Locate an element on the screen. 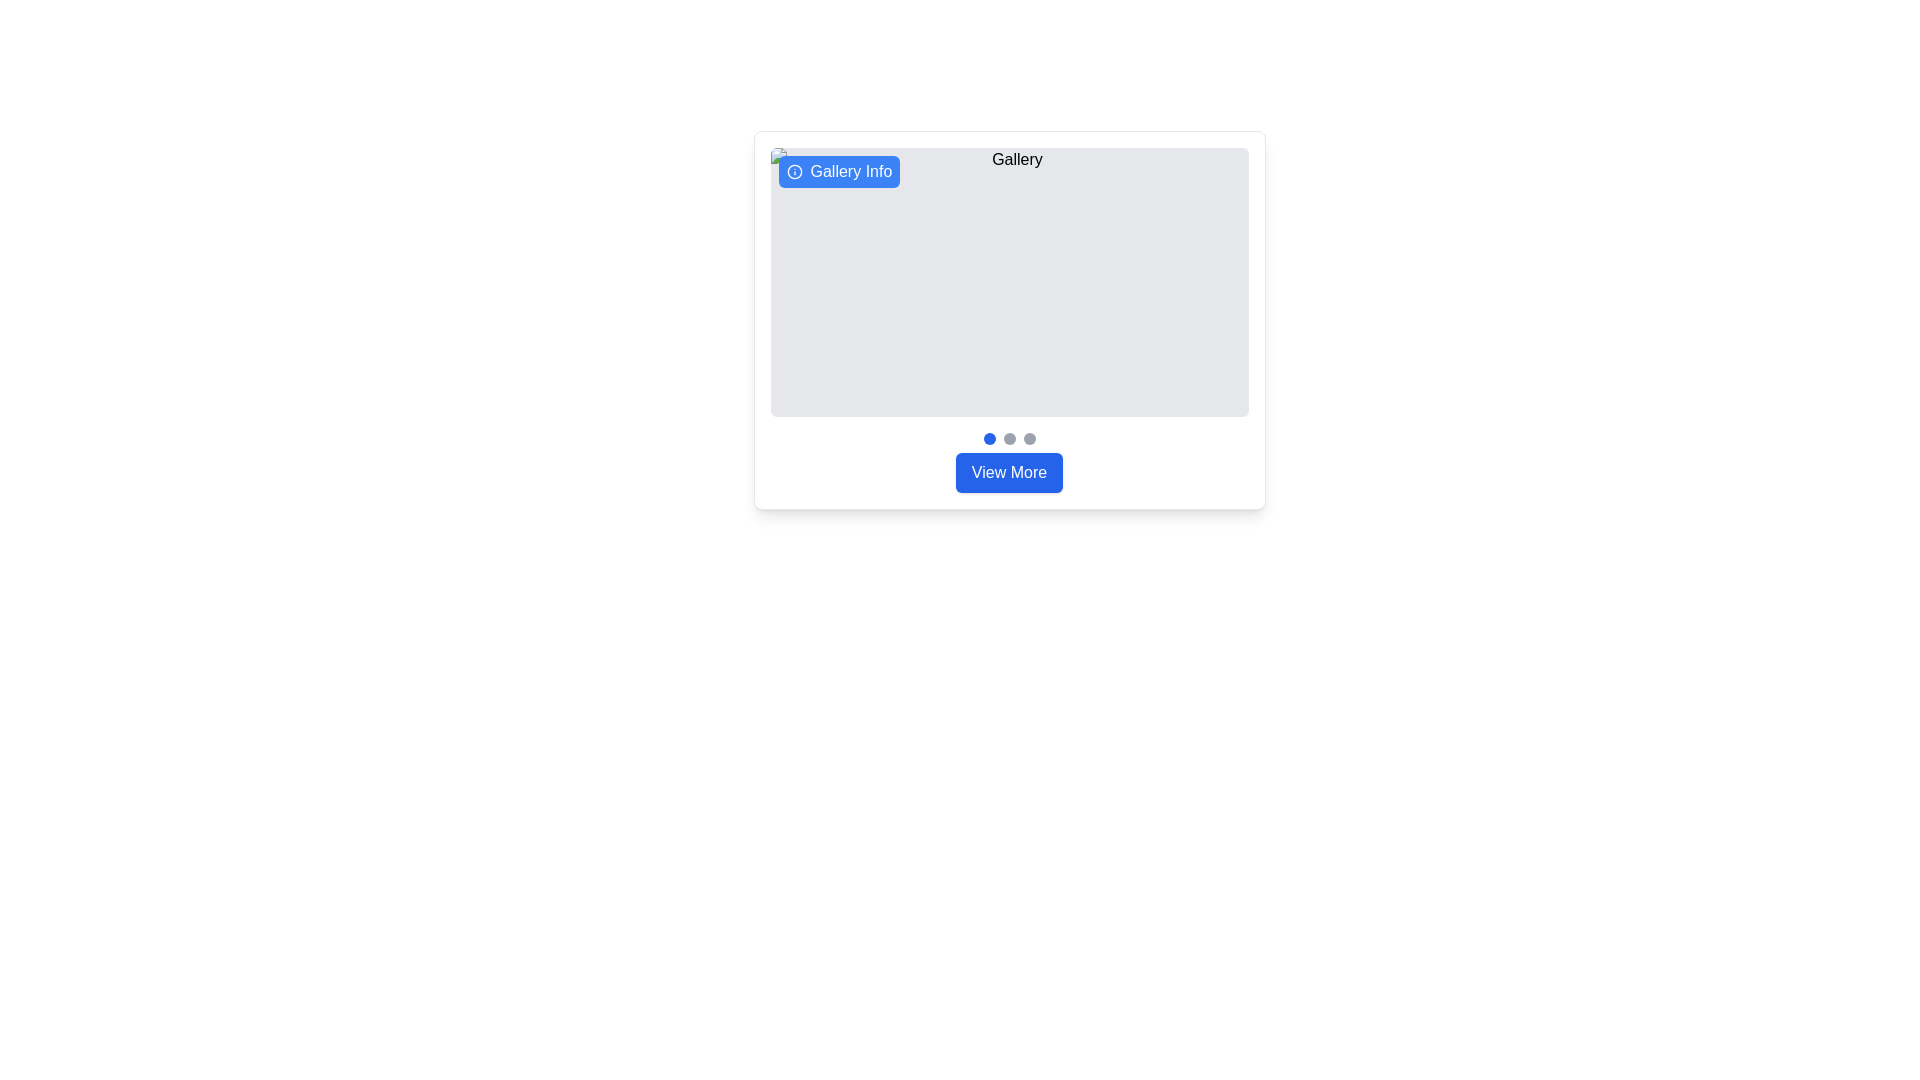 The image size is (1920, 1080). the individual circle of the Carousel navigation indicator located at the bottom of the card is located at coordinates (1009, 437).